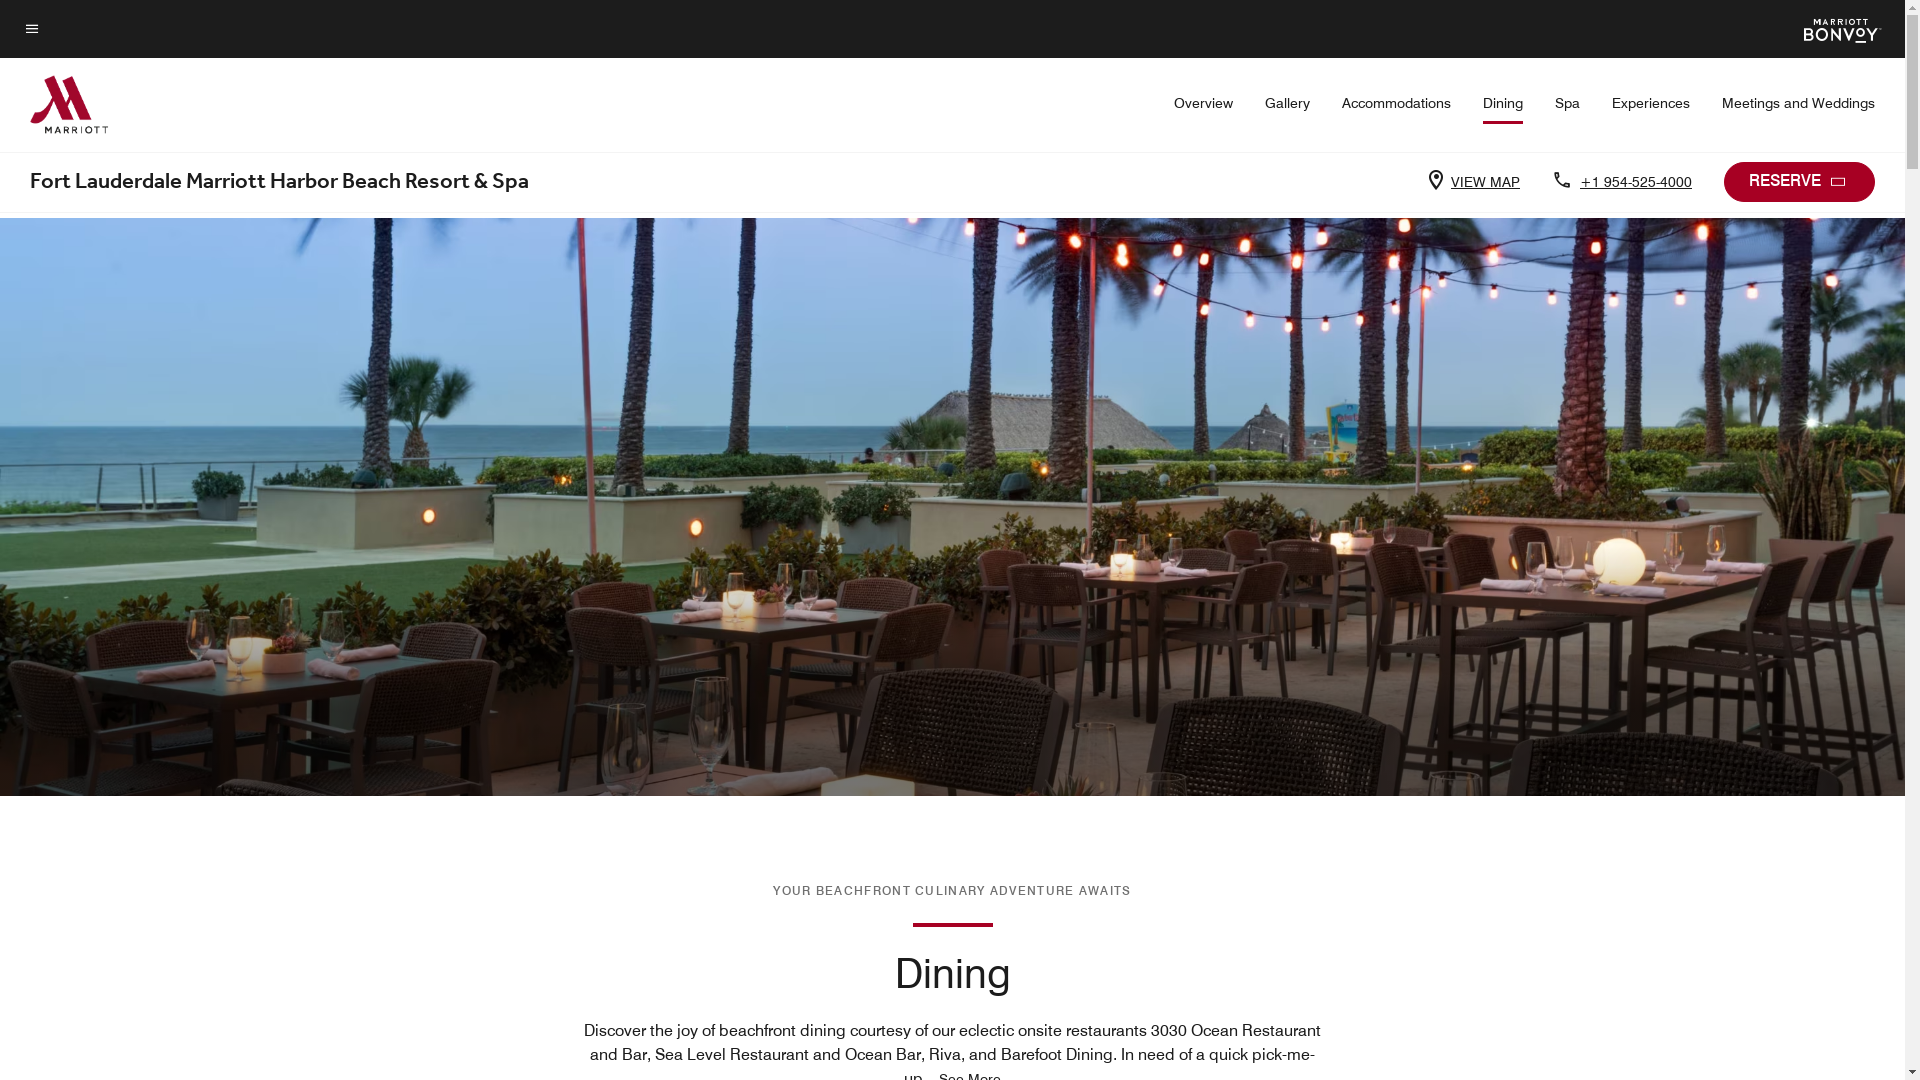  What do you see at coordinates (1632, 181) in the screenshot?
I see `'+1 954-525-4000'` at bounding box center [1632, 181].